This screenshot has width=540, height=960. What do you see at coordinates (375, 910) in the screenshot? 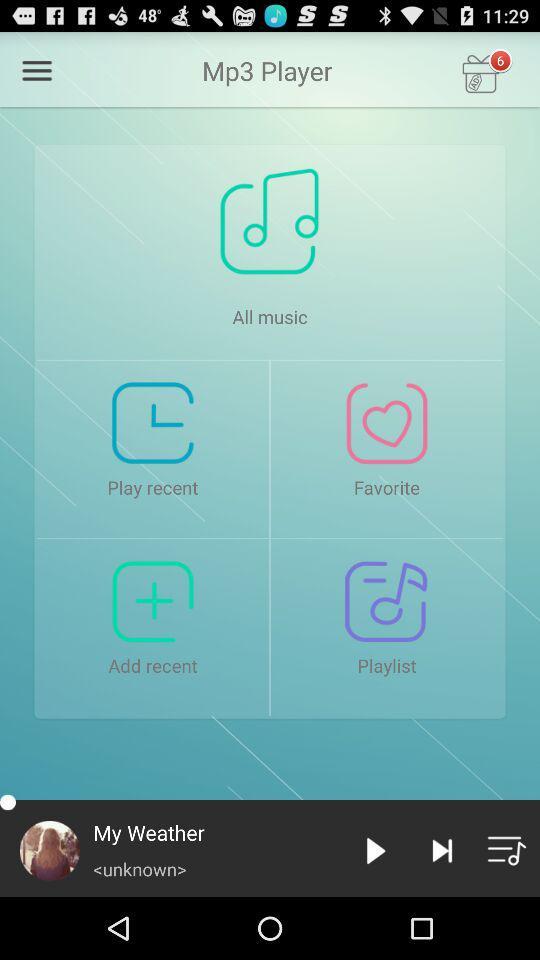
I see `the play icon` at bounding box center [375, 910].